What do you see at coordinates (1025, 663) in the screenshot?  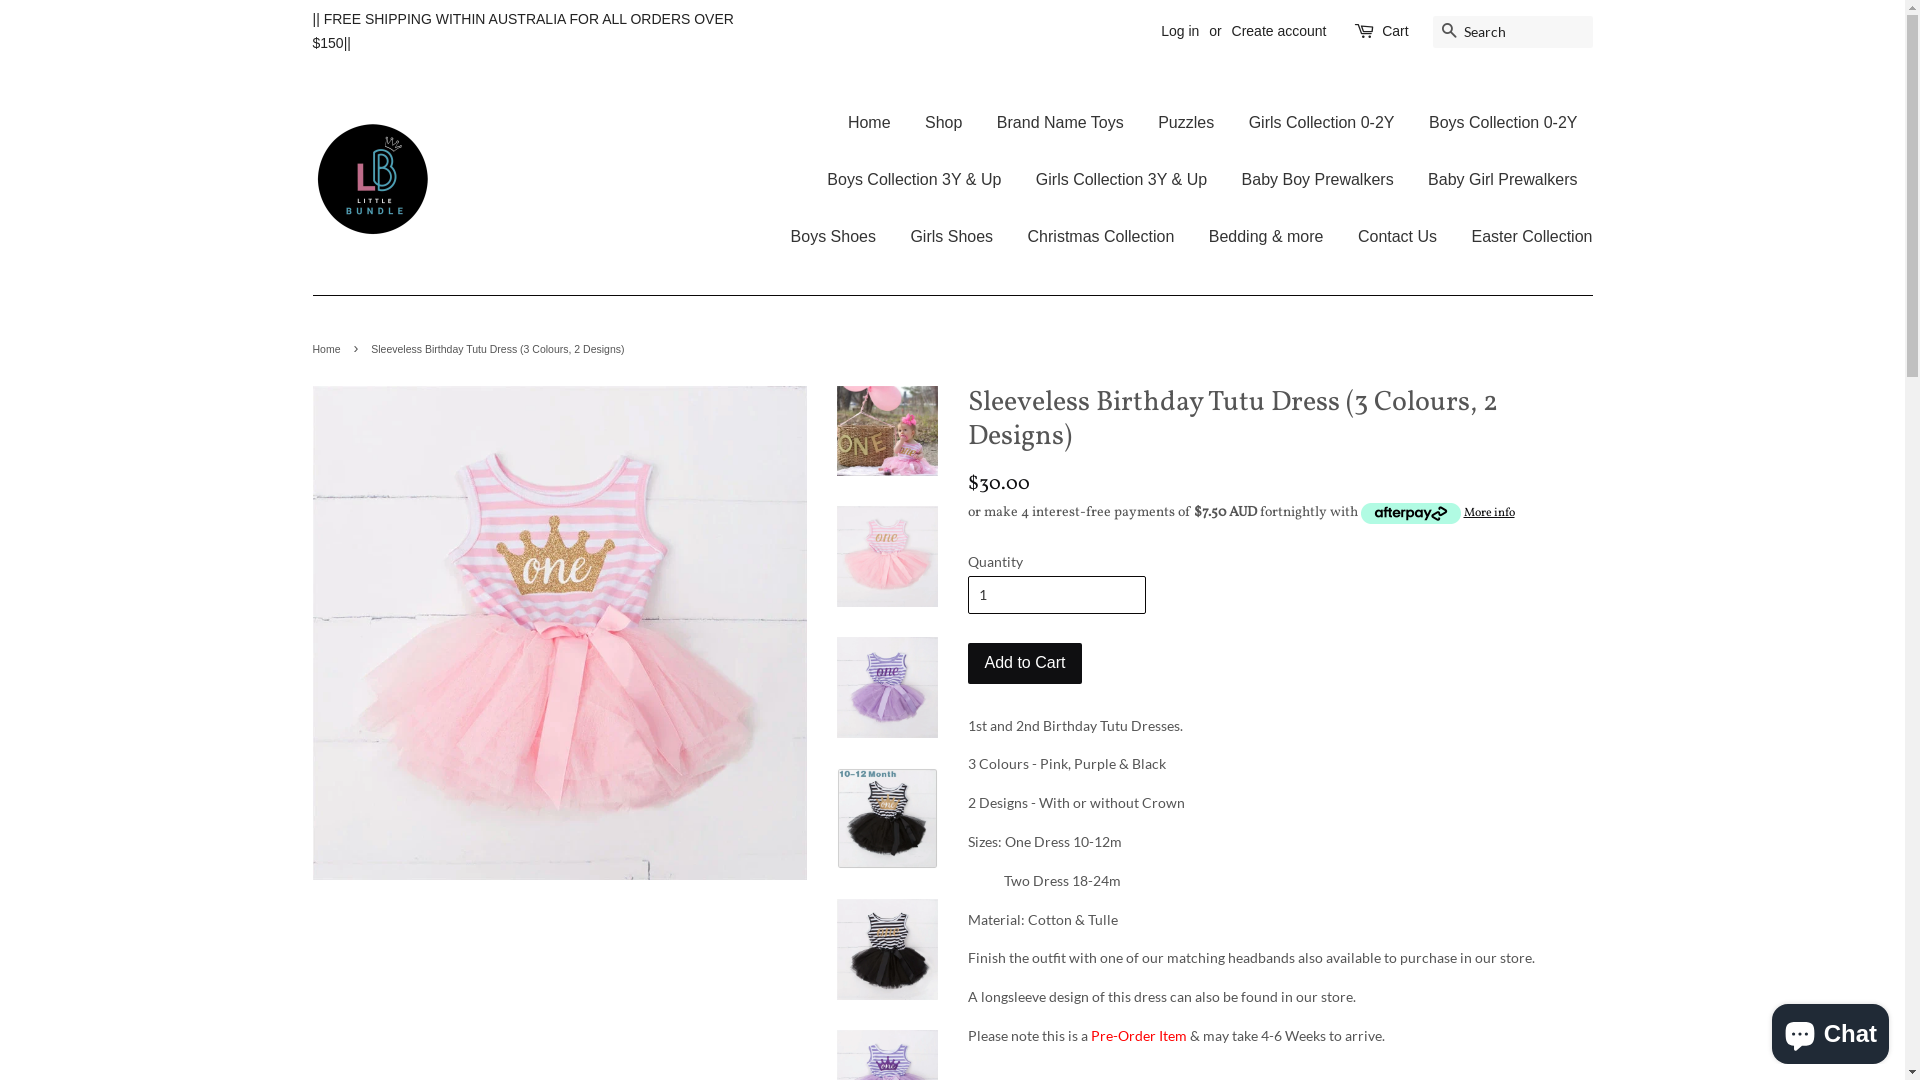 I see `'Add to Cart'` at bounding box center [1025, 663].